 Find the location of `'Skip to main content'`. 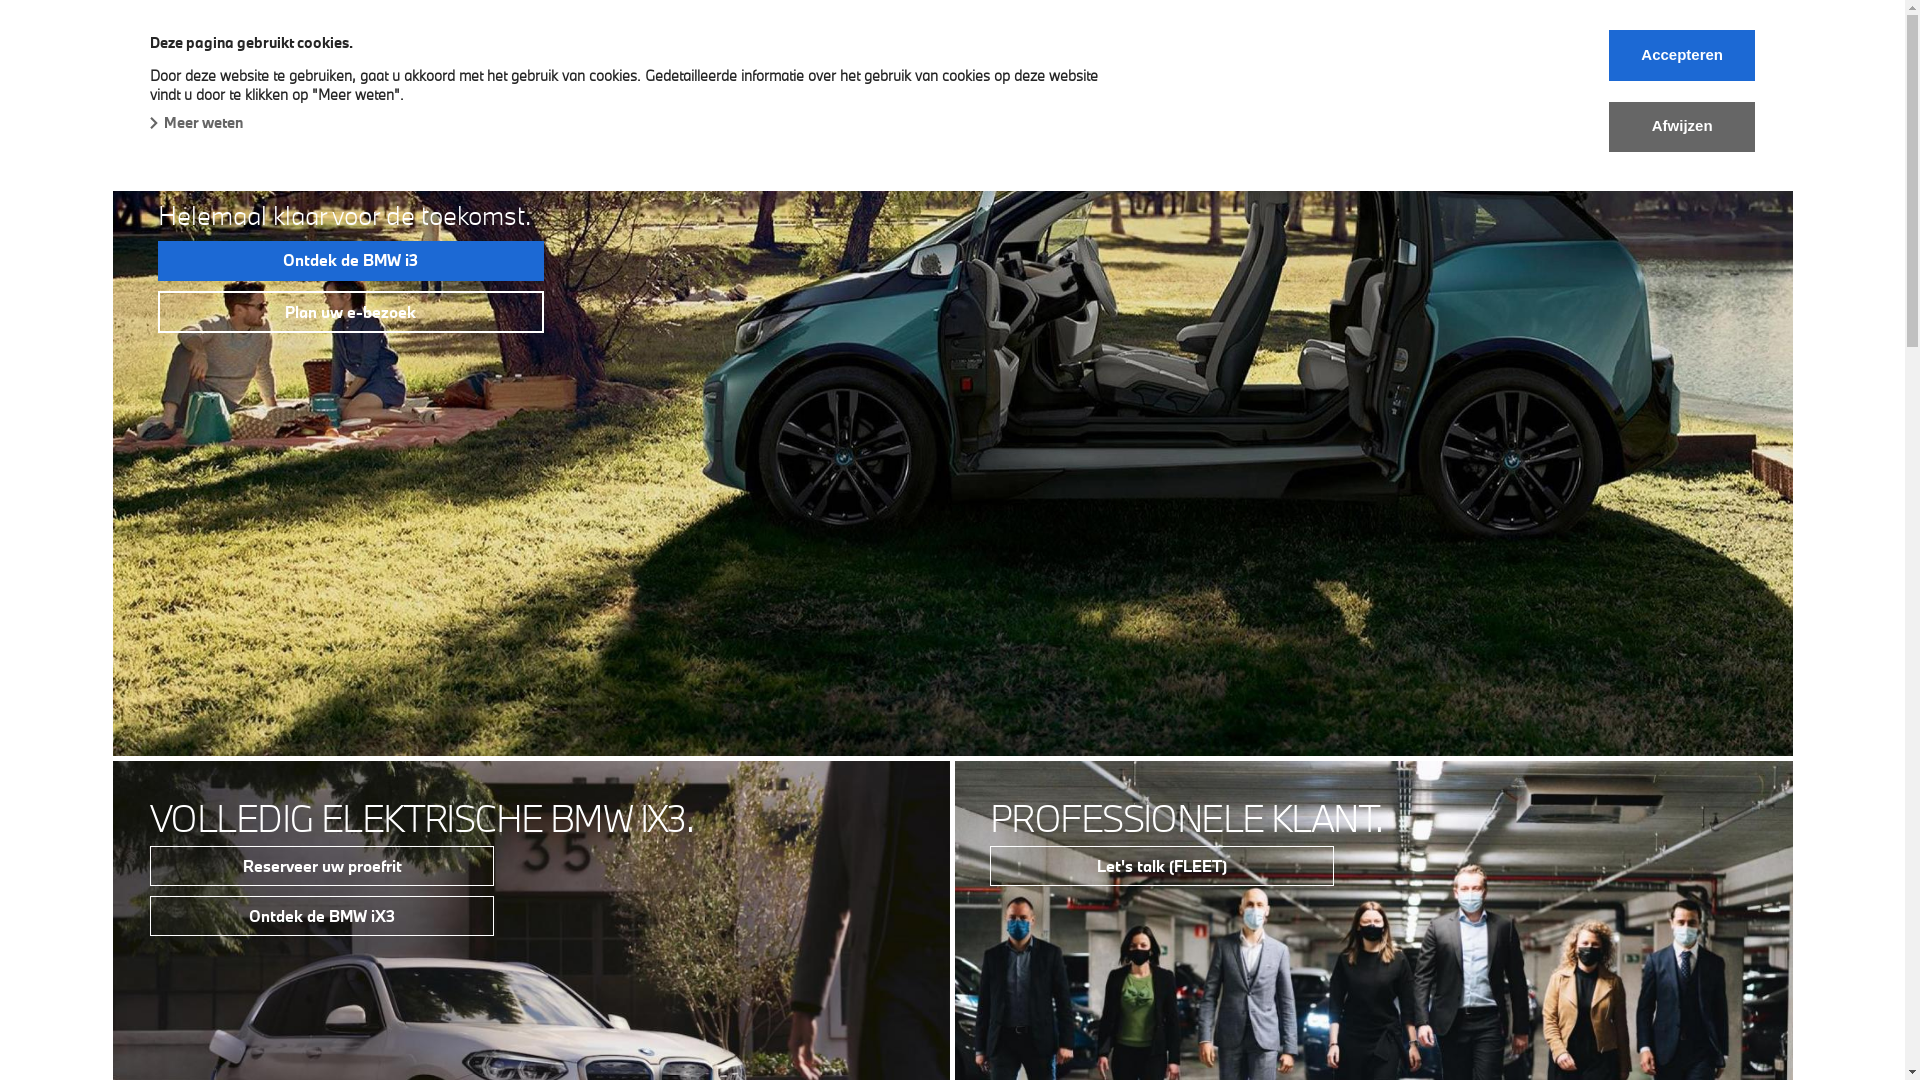

'Skip to main content' is located at coordinates (0, 0).